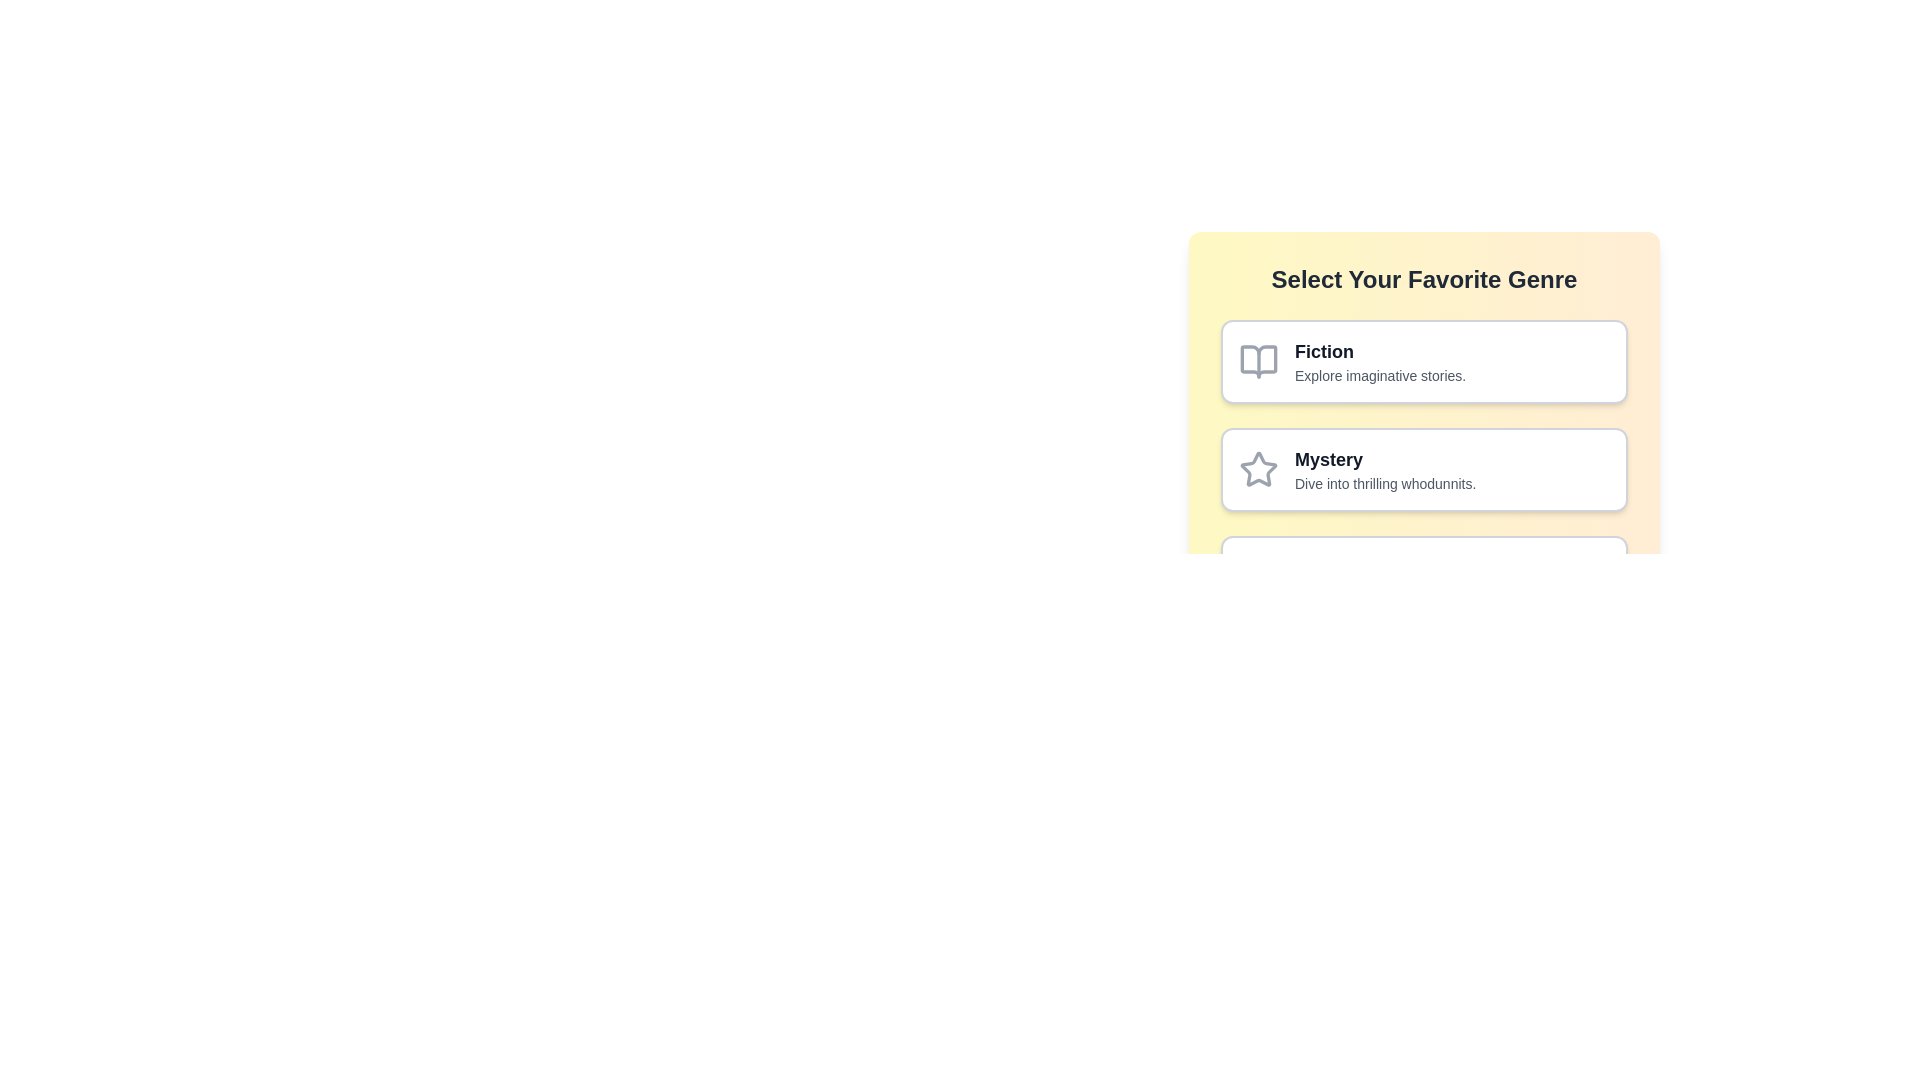  I want to click on the text block labeled 'Mystery', so click(1384, 470).